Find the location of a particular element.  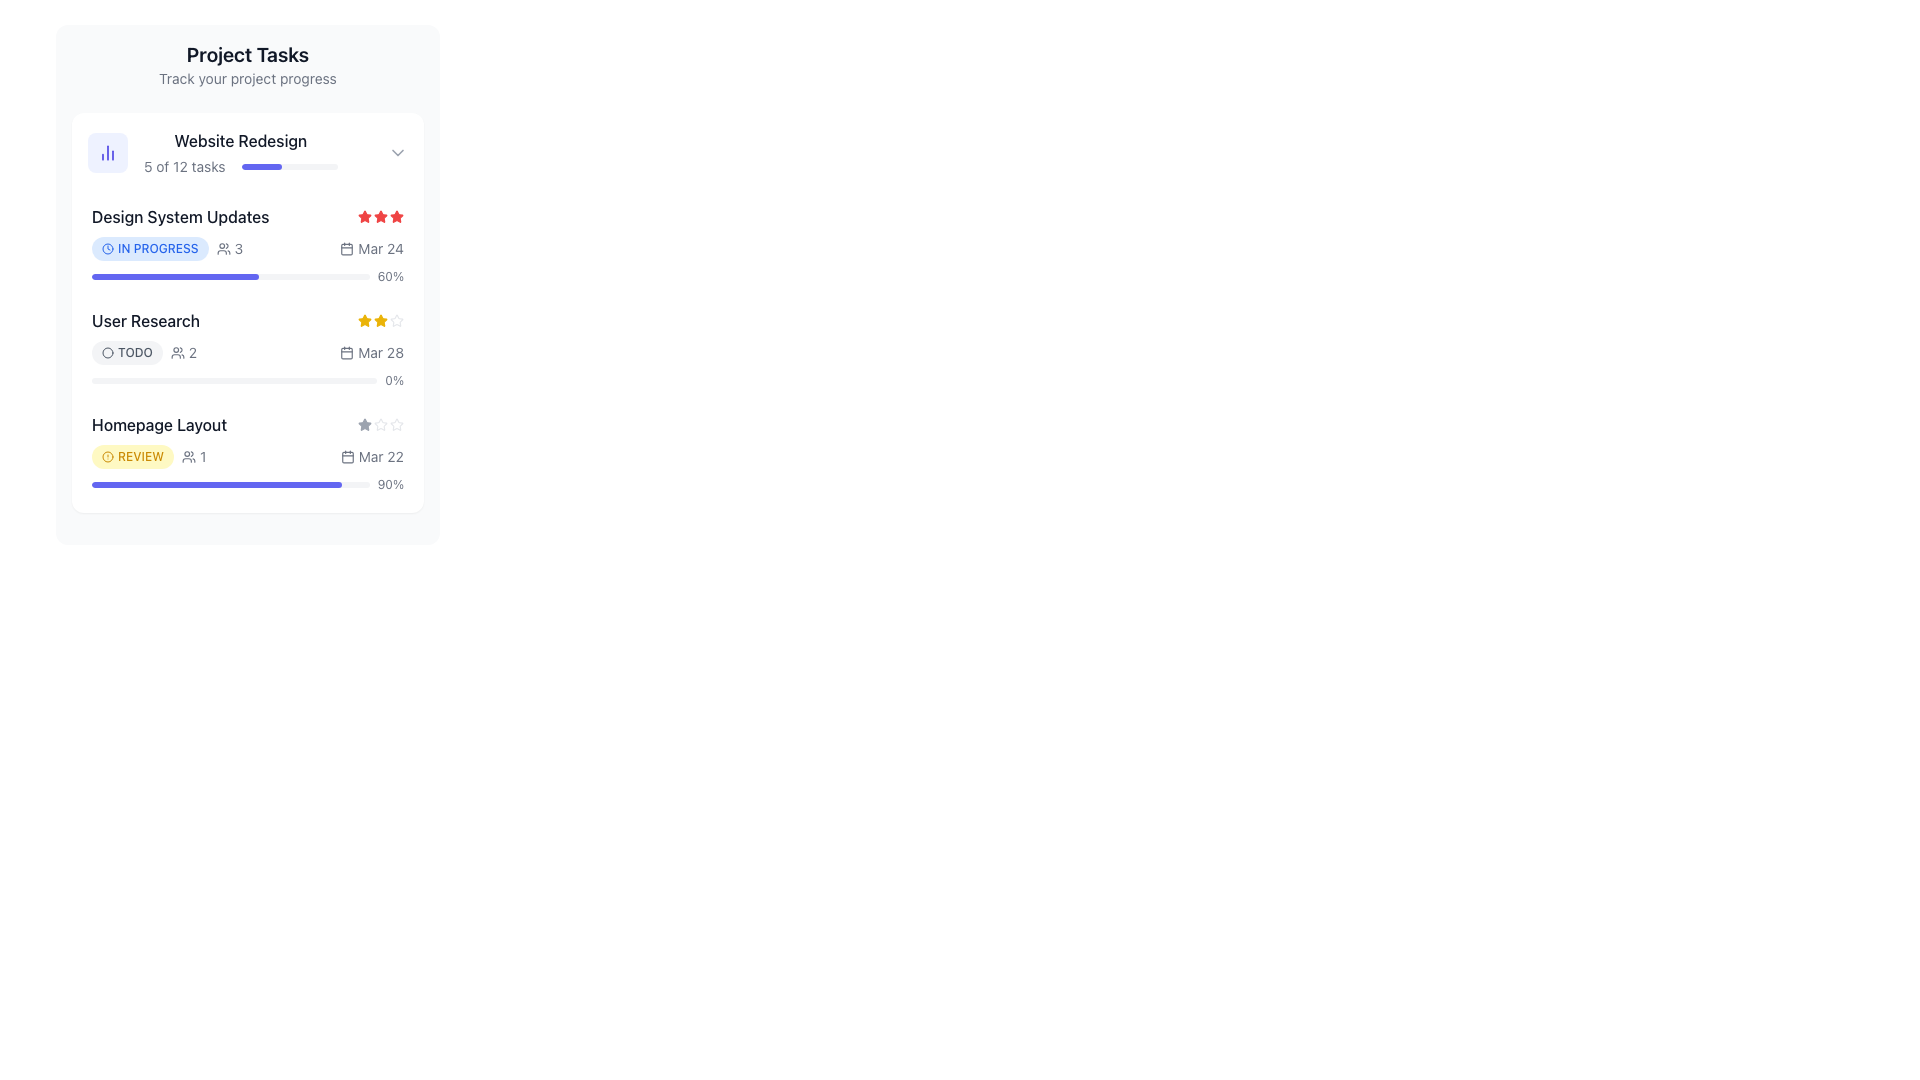

the calendar icon located is located at coordinates (347, 456).